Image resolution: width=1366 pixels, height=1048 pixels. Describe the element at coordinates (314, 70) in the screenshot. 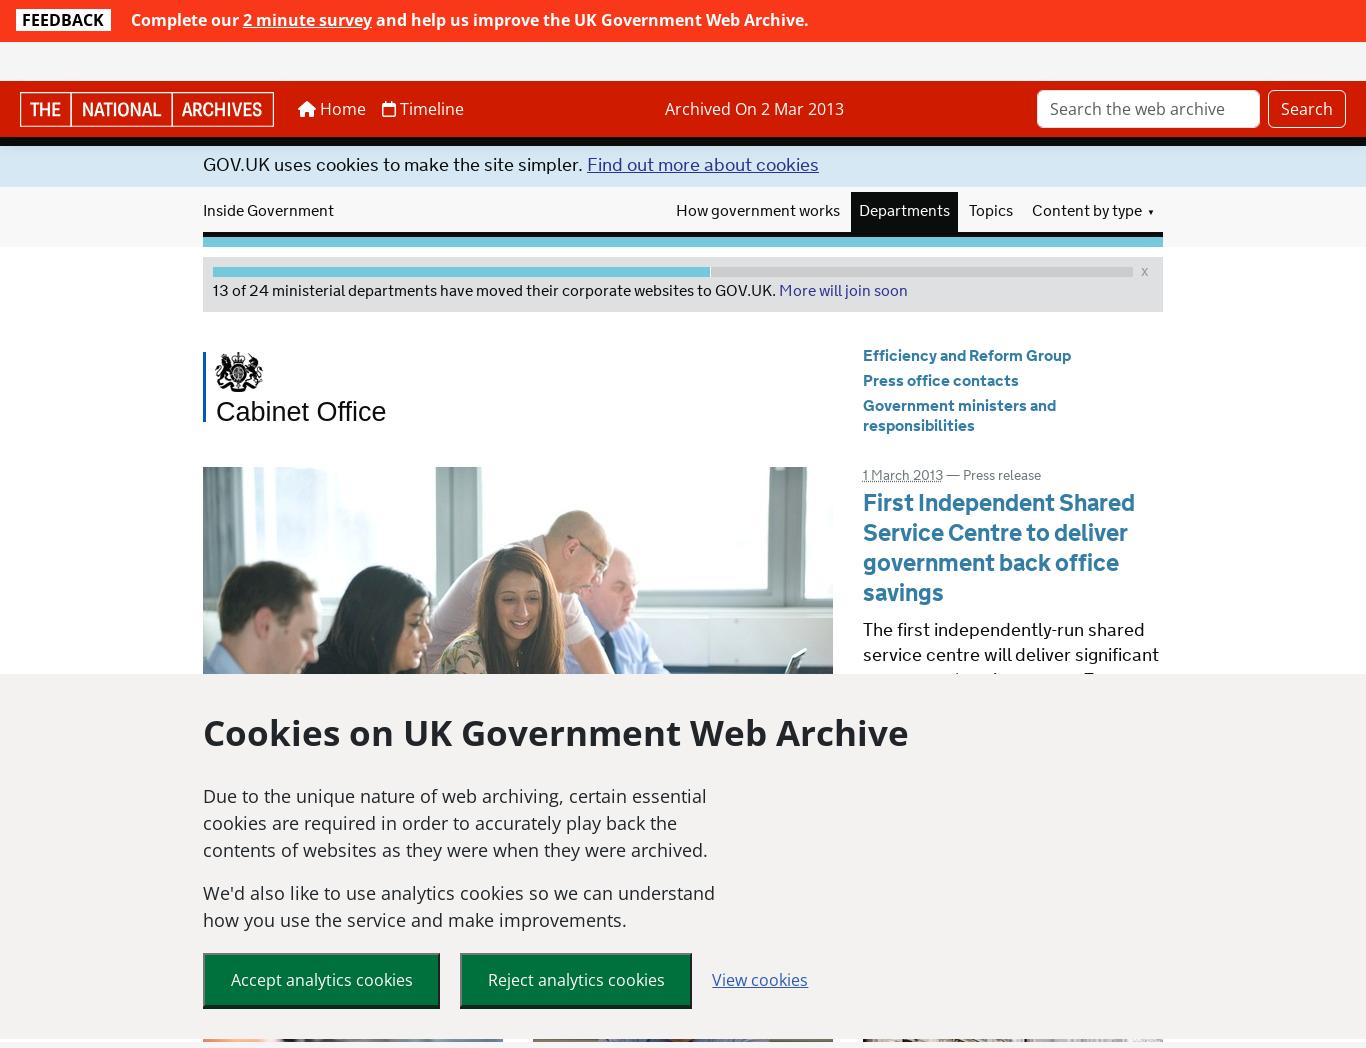

I see `'Home'` at that location.